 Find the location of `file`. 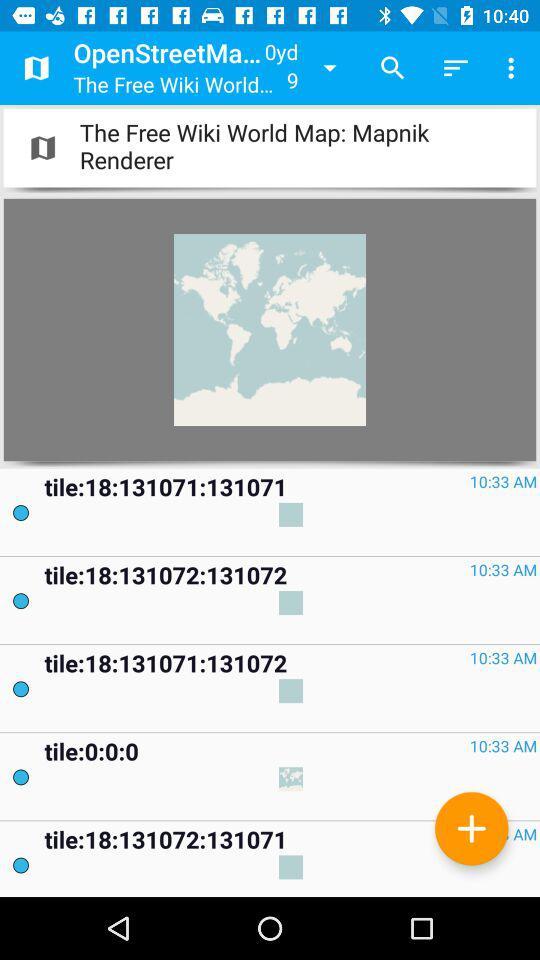

file is located at coordinates (471, 828).